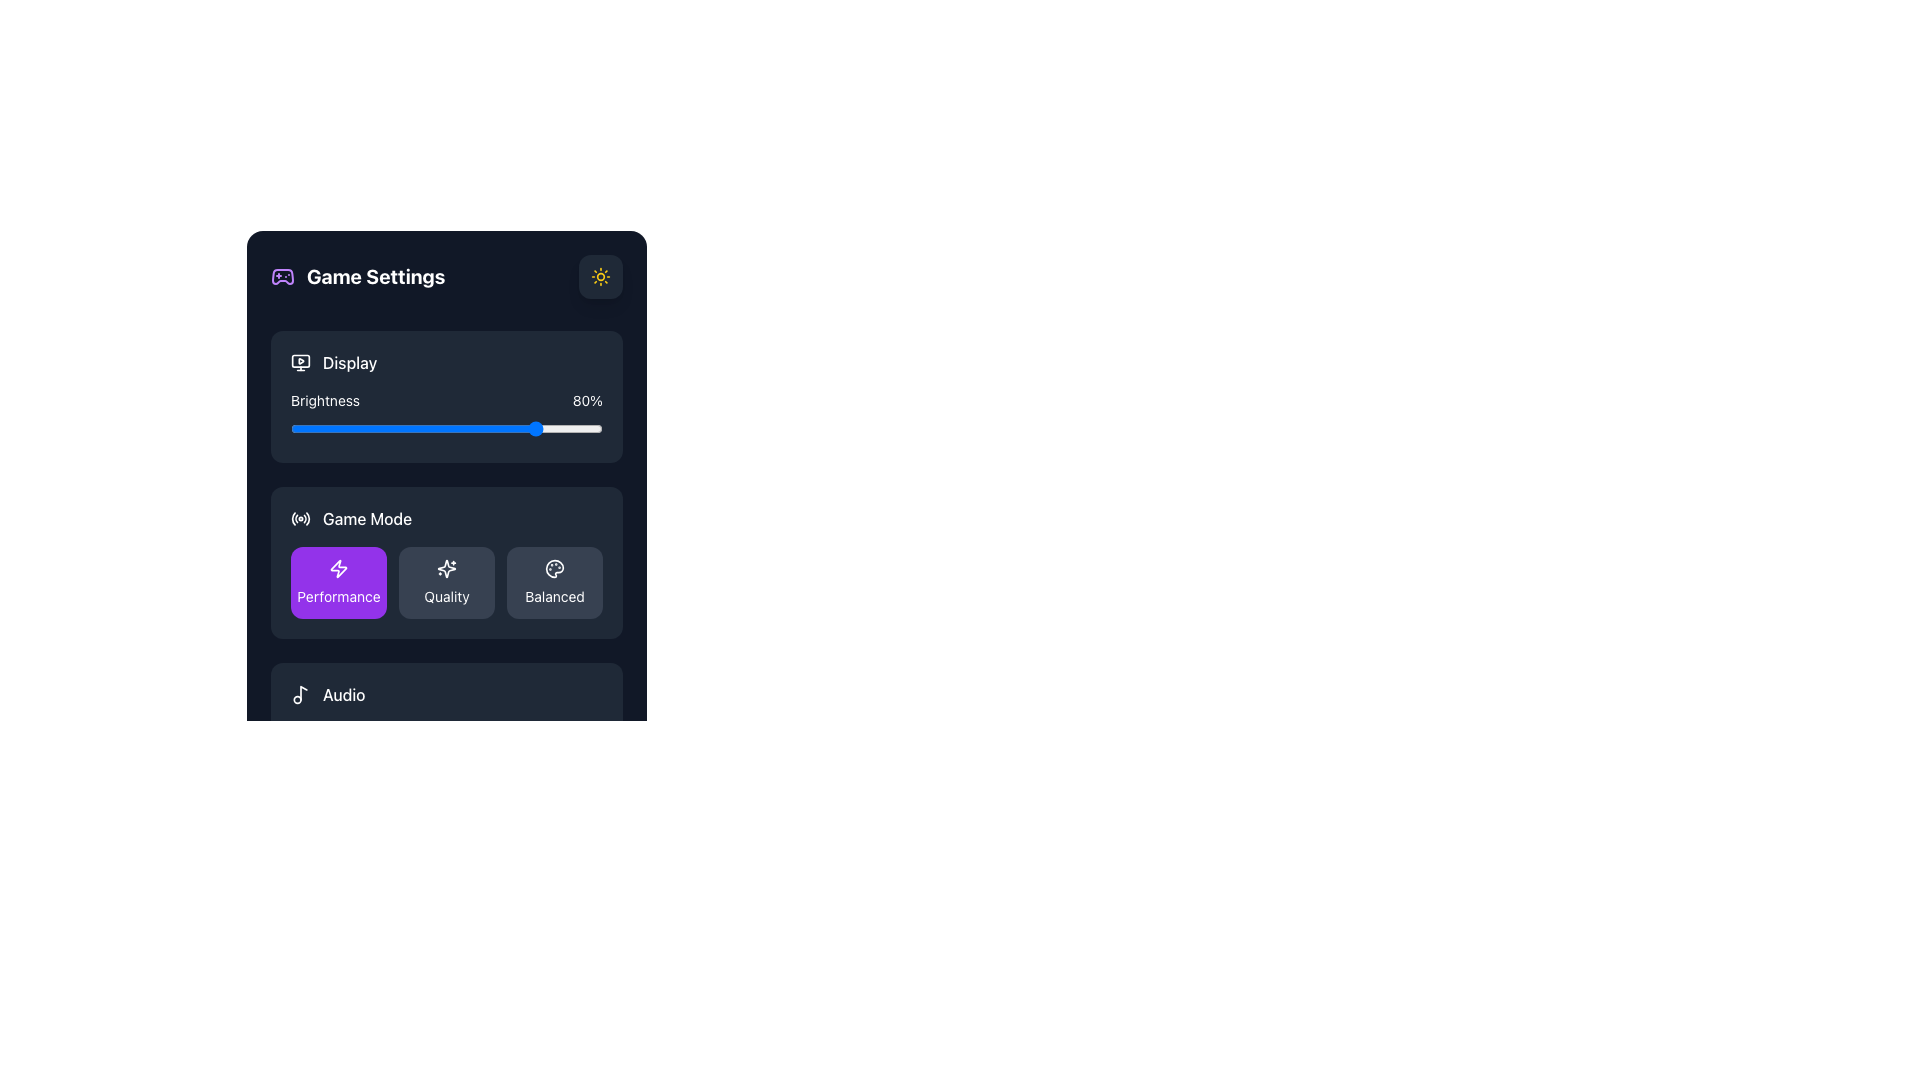 The height and width of the screenshot is (1080, 1920). Describe the element at coordinates (367, 518) in the screenshot. I see `label text that describes the 'Game Mode' settings, positioned to the right of a radio icon and above the selectable modes` at that location.